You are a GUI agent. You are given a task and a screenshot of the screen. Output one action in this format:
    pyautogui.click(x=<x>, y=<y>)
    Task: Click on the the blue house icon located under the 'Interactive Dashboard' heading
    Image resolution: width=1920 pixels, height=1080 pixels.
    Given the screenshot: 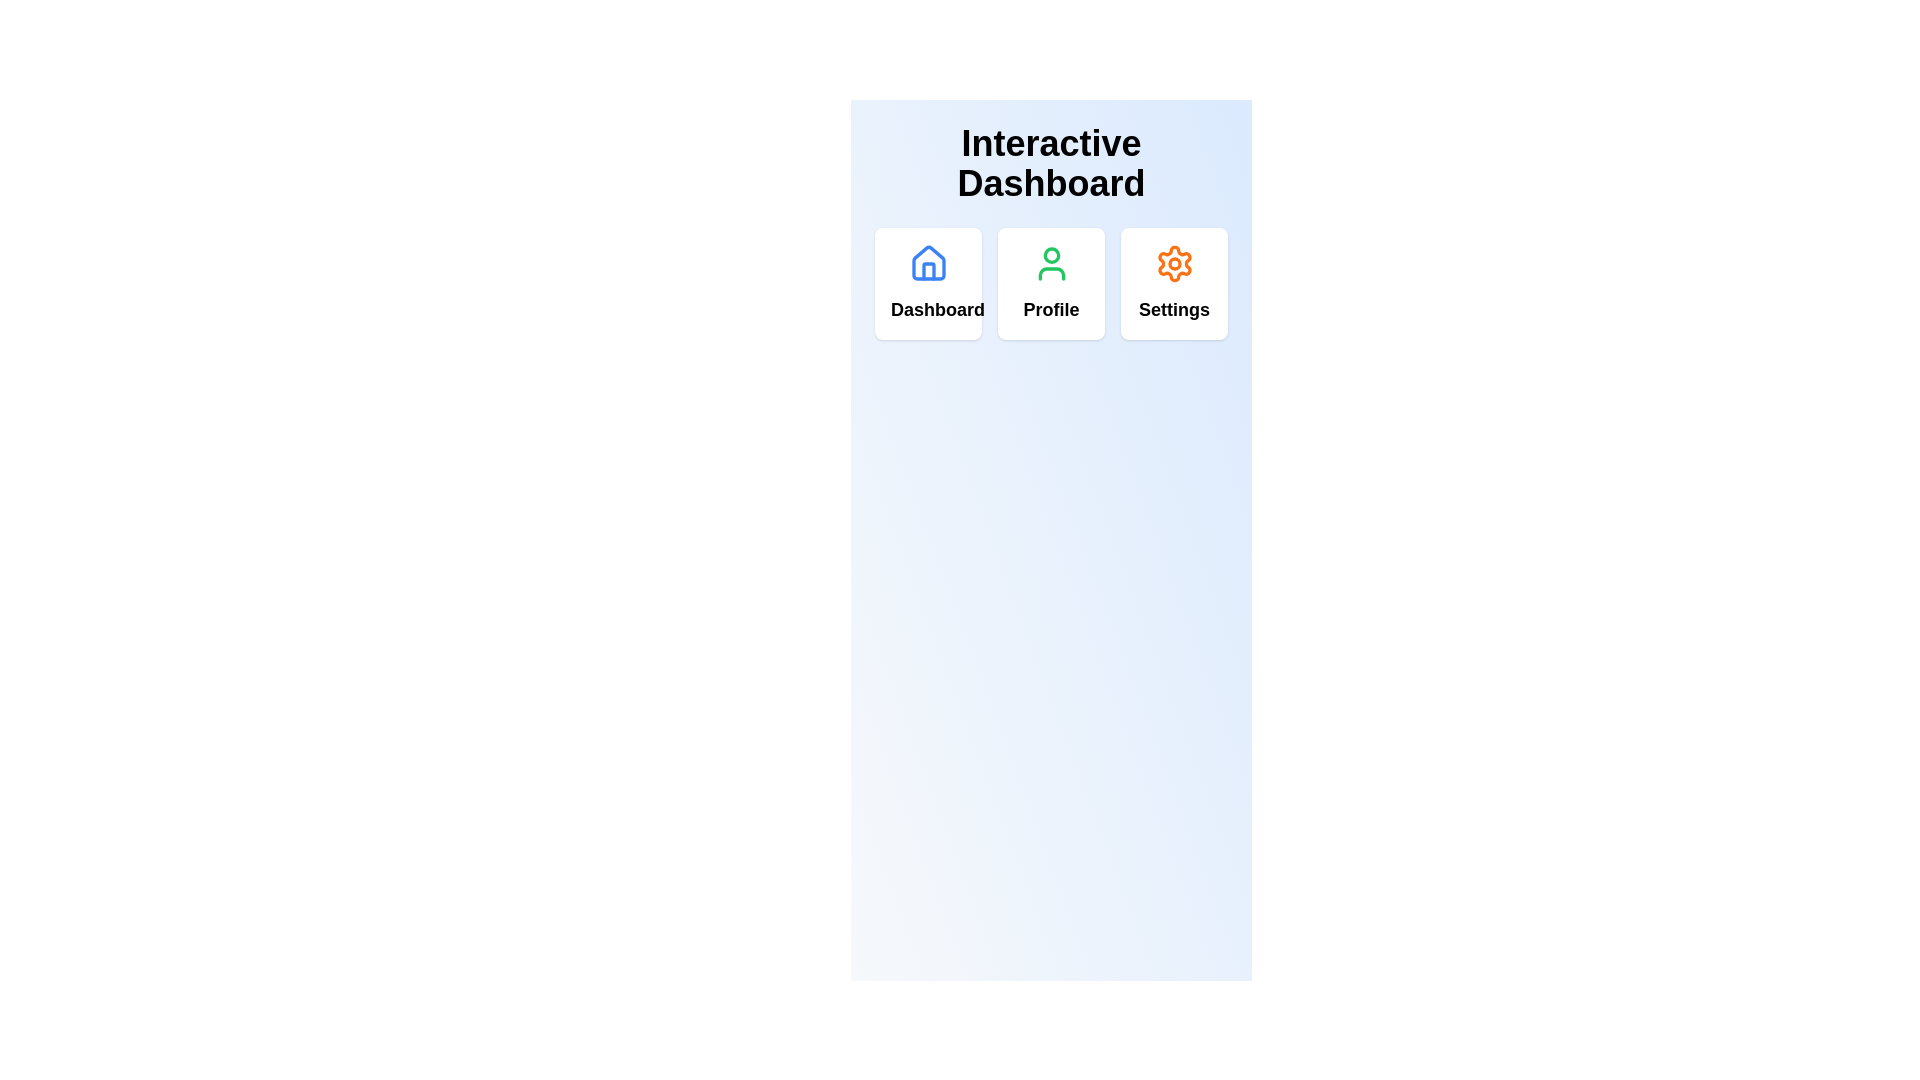 What is the action you would take?
    pyautogui.click(x=927, y=262)
    